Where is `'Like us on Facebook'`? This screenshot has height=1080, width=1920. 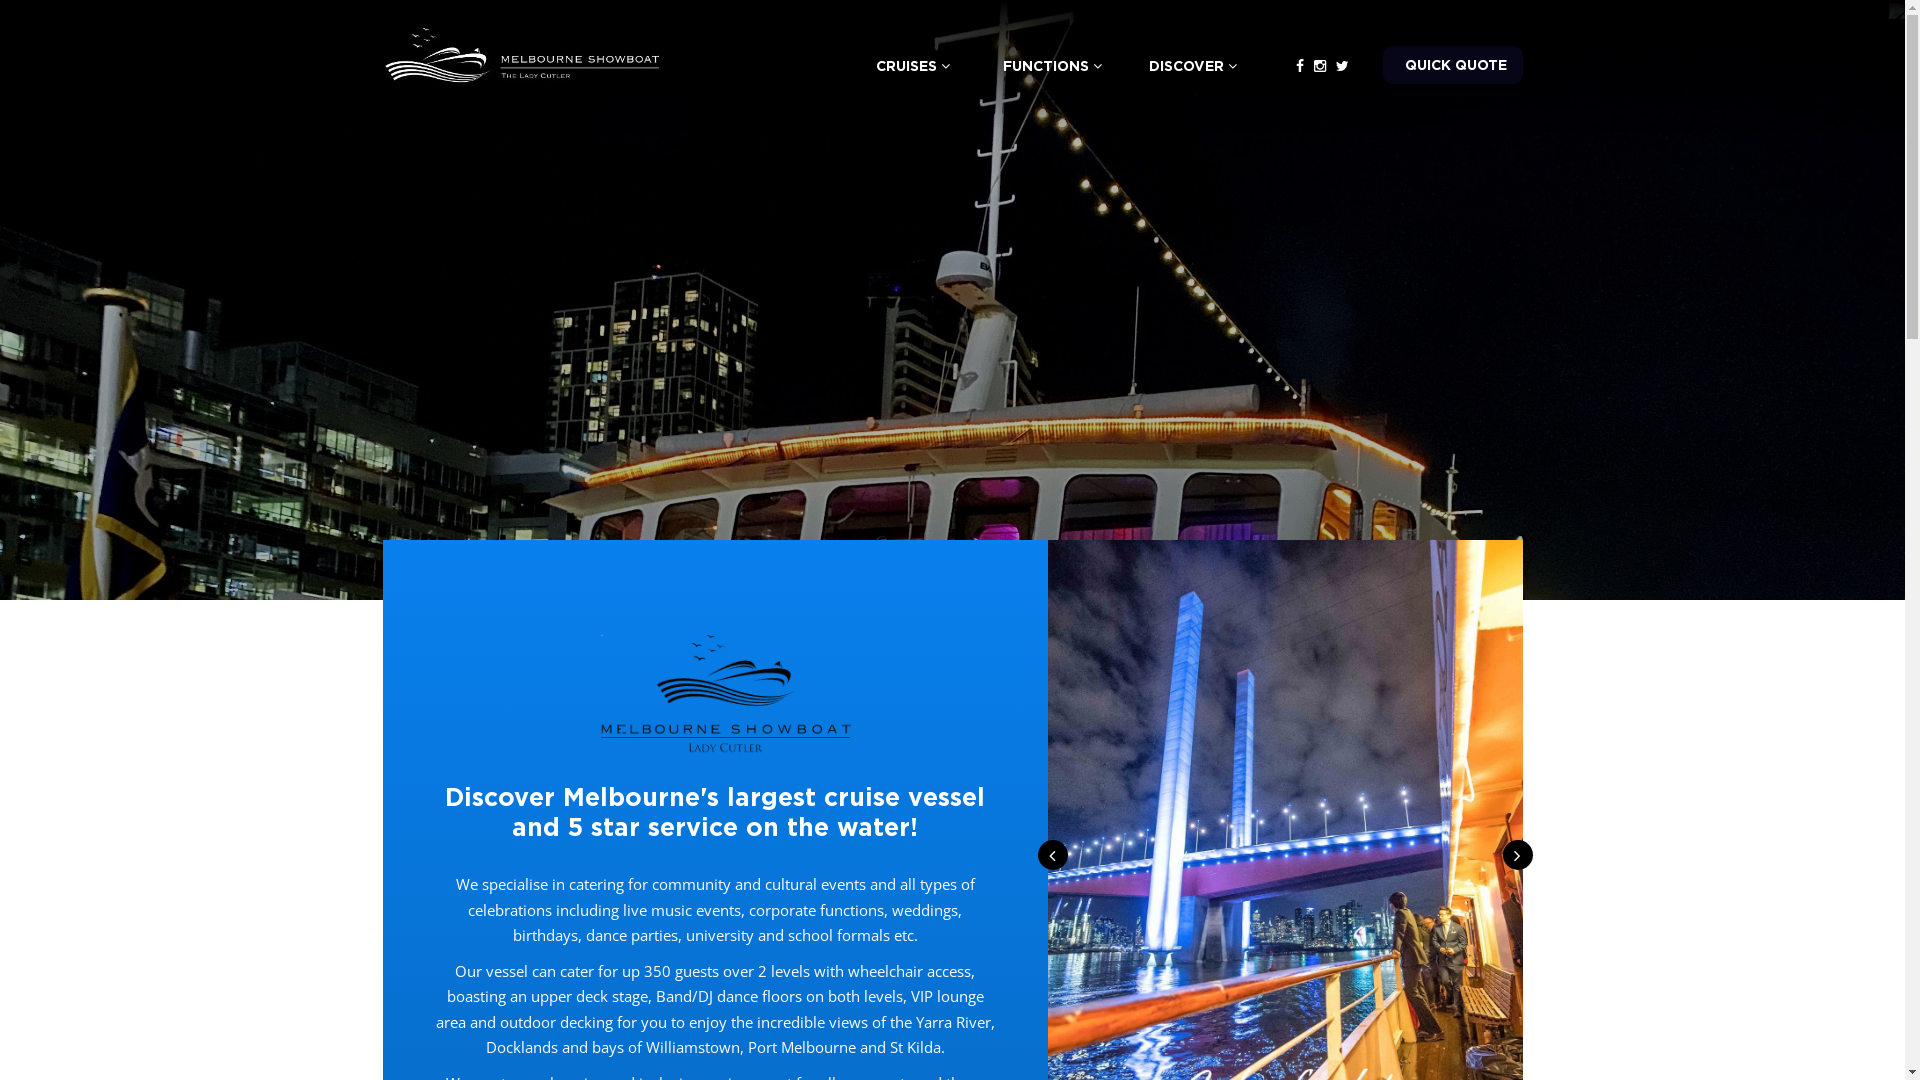 'Like us on Facebook' is located at coordinates (1300, 64).